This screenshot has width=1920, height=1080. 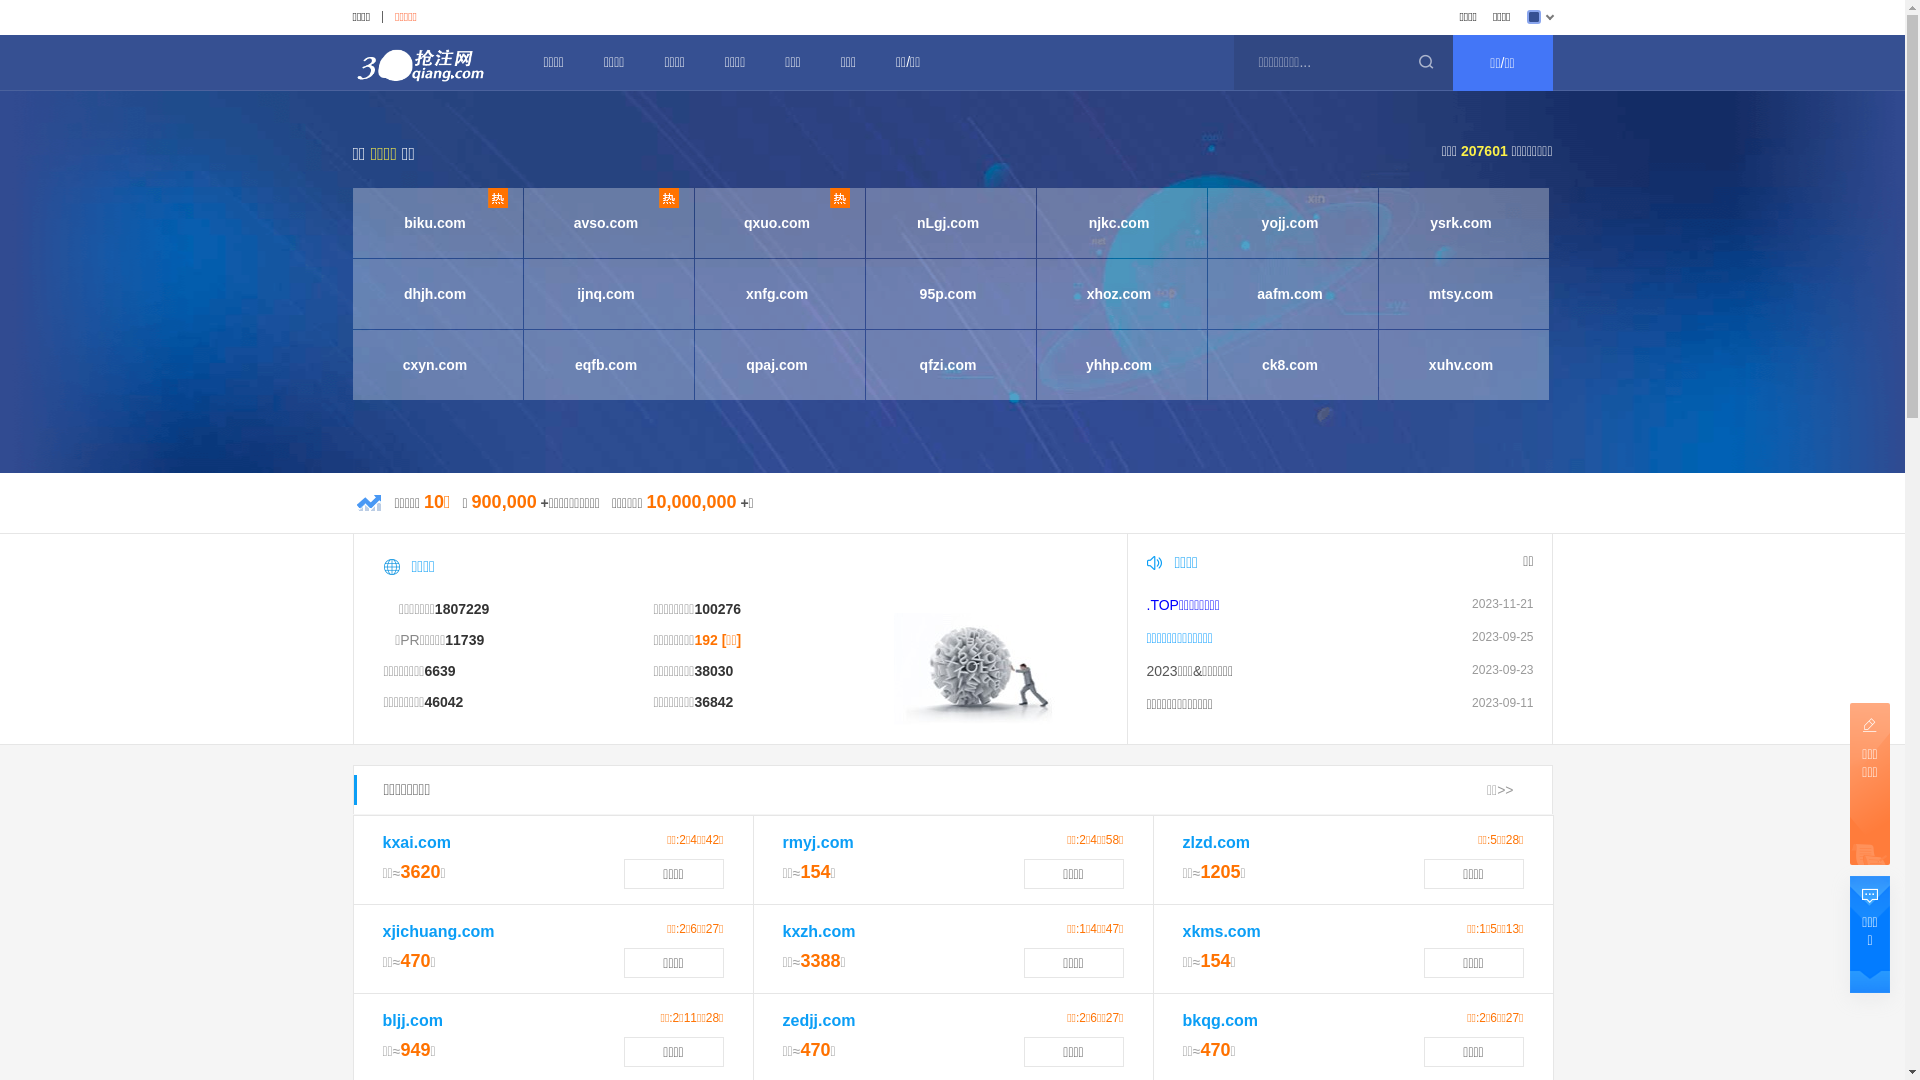 What do you see at coordinates (717, 608) in the screenshot?
I see `'100276'` at bounding box center [717, 608].